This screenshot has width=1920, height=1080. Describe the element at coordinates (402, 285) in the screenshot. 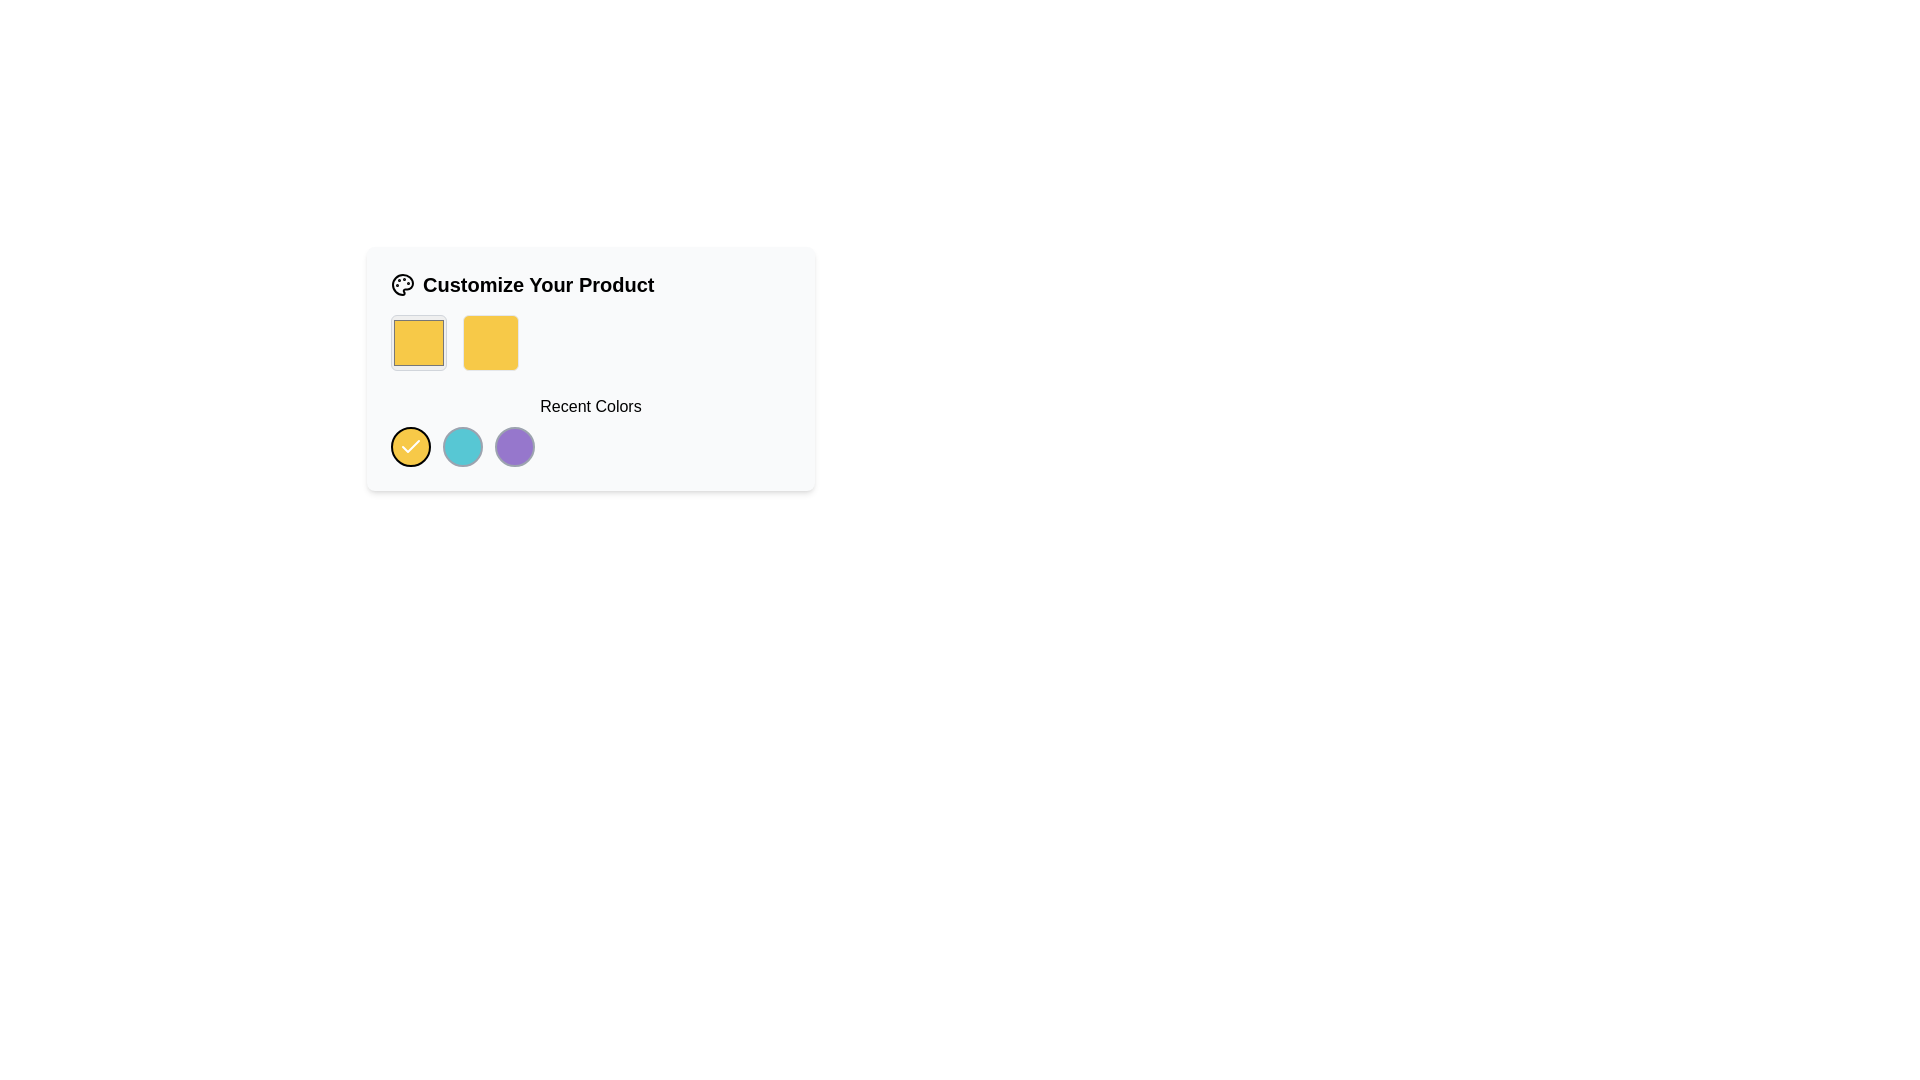

I see `the decorative palette icon located to the left of the 'Customize Your Product' header` at that location.